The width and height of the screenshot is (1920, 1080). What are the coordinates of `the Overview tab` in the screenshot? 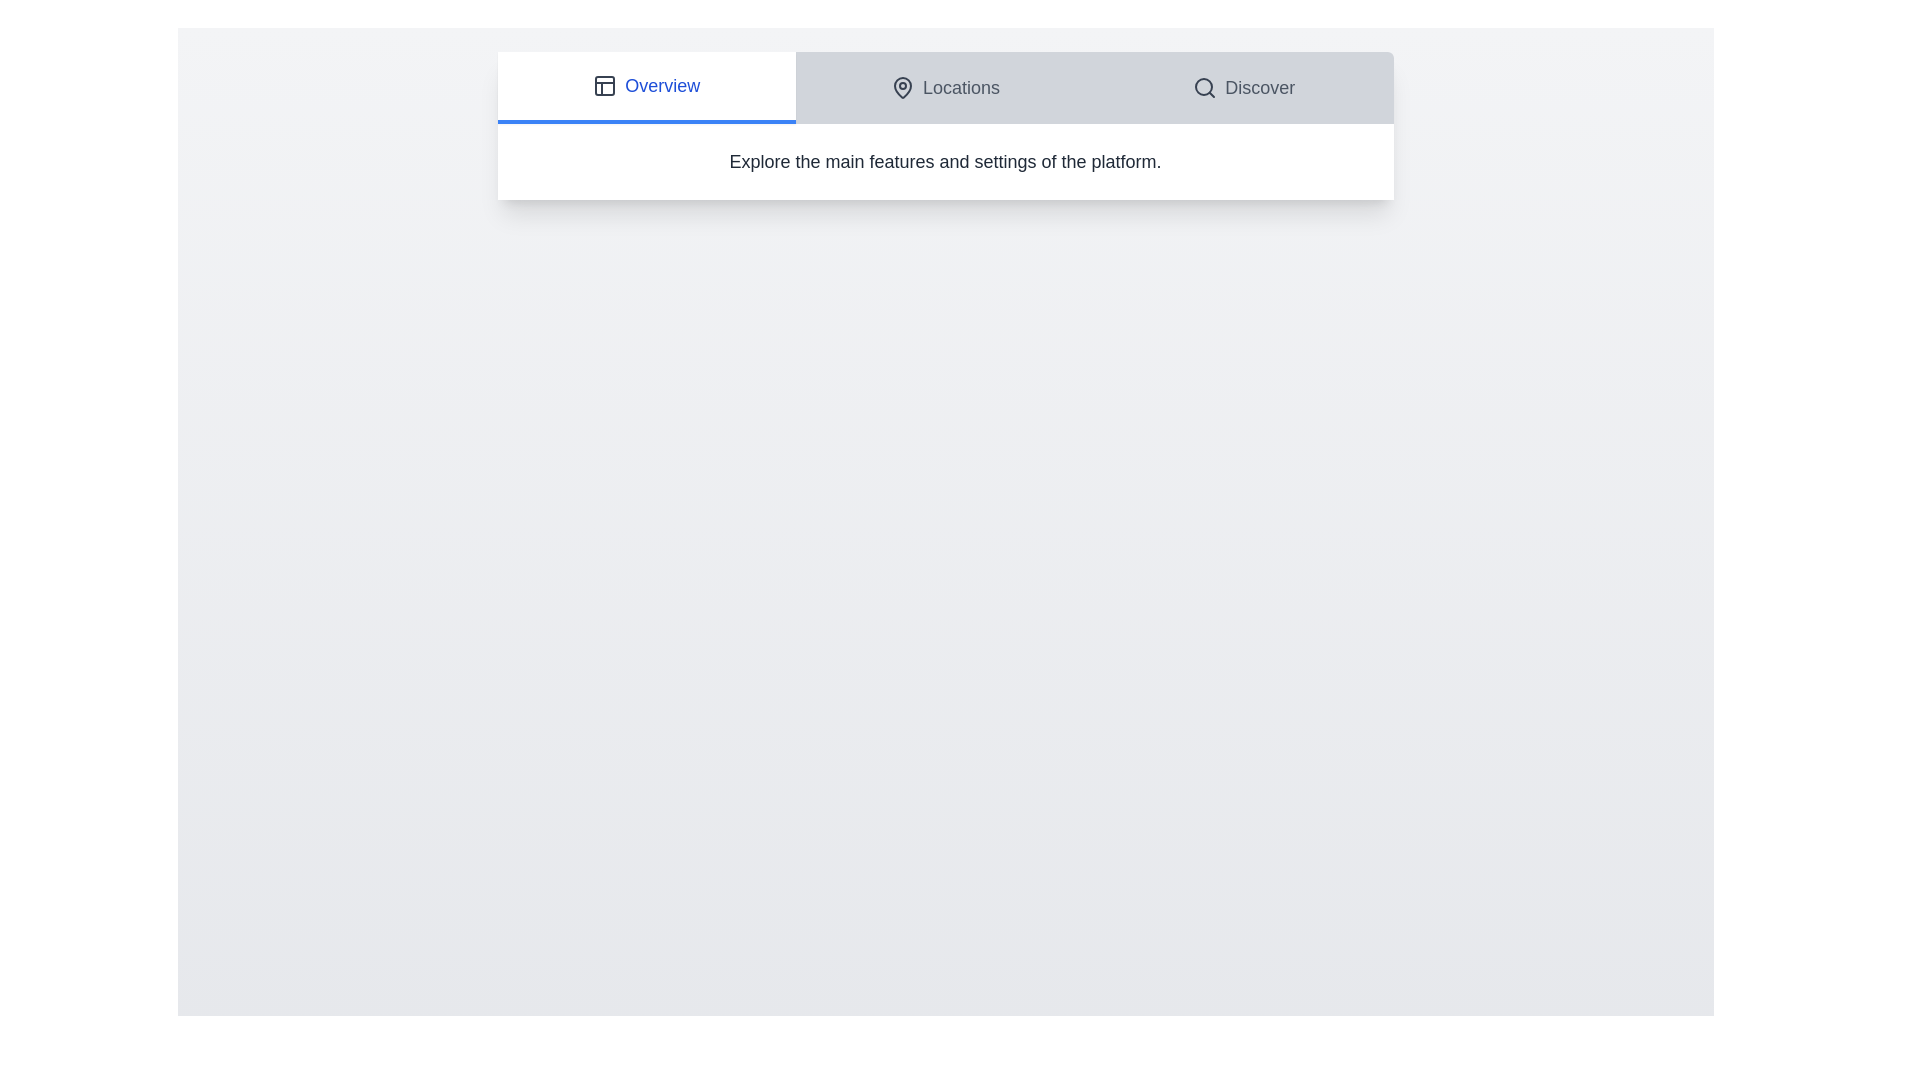 It's located at (646, 87).